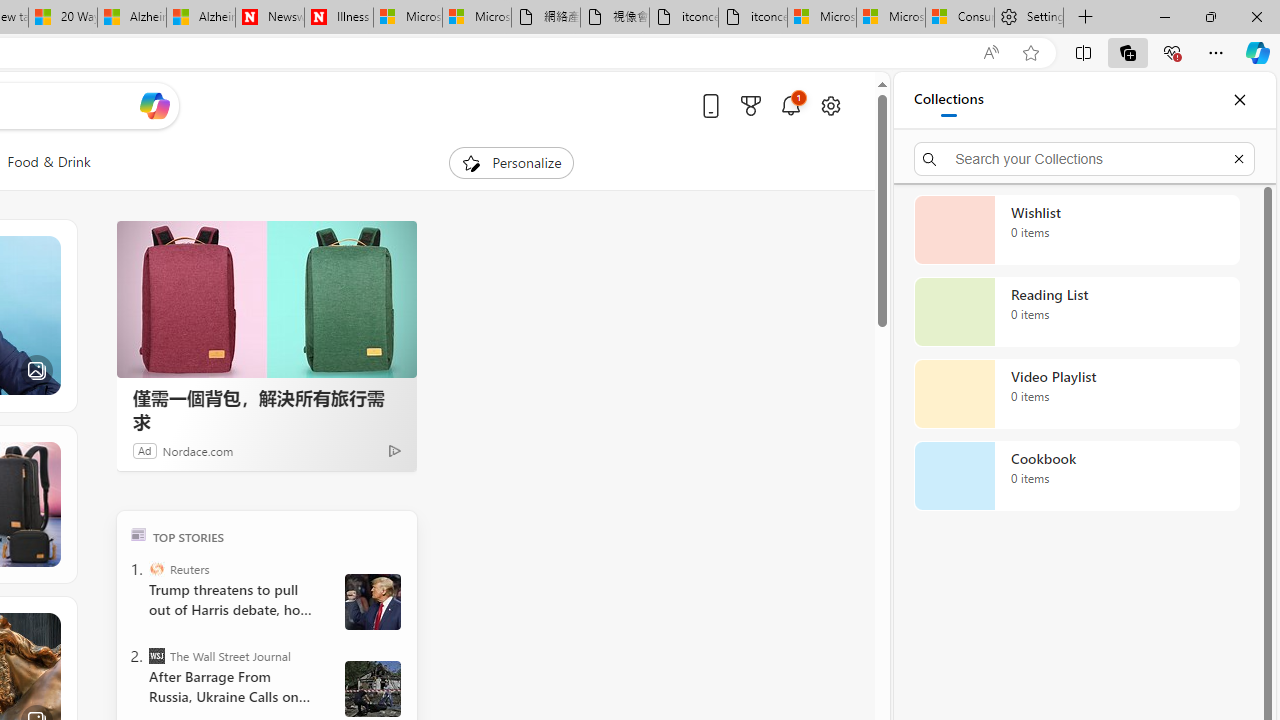  I want to click on 'Exit search', so click(1238, 158).